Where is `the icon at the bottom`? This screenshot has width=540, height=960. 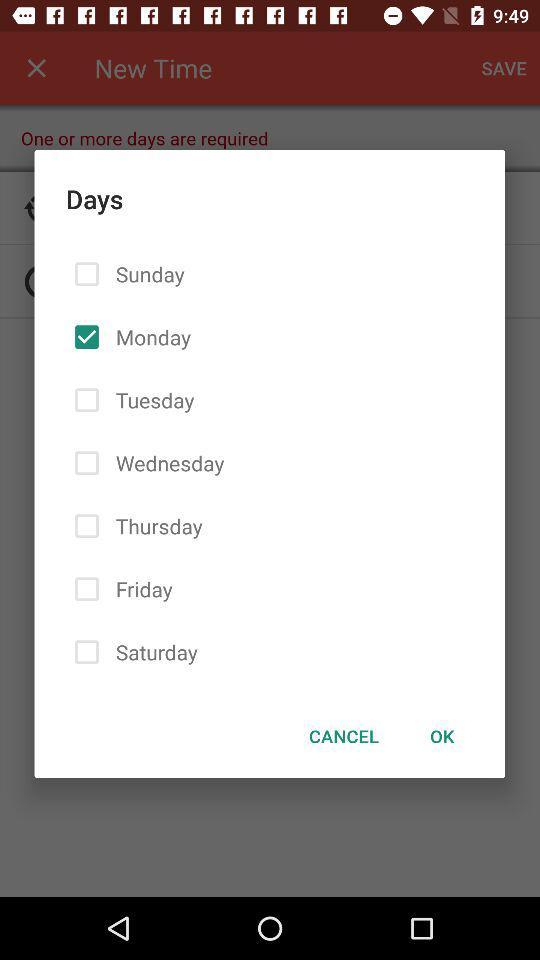 the icon at the bottom is located at coordinates (343, 735).